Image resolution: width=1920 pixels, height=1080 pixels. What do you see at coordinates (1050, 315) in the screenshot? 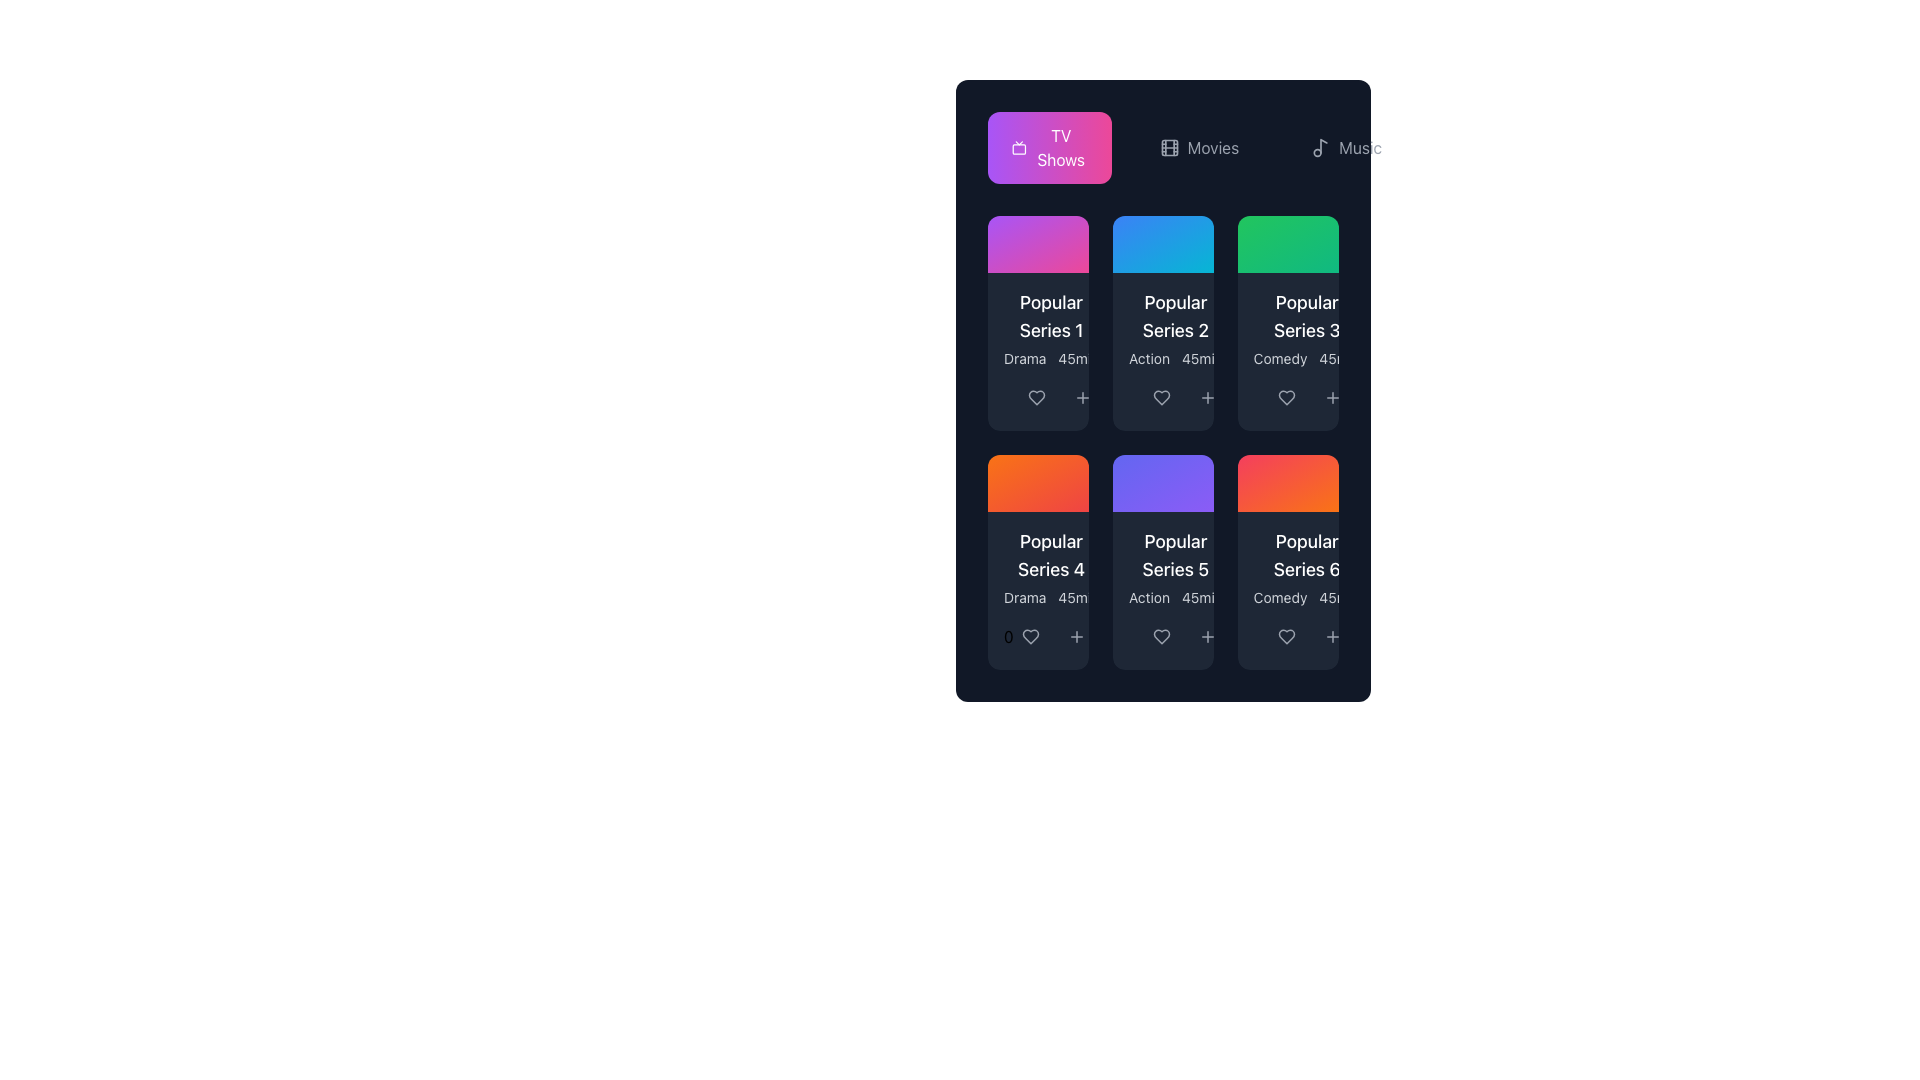
I see `the title text indicating the name of the content represented in the top-left card of the grid` at bounding box center [1050, 315].